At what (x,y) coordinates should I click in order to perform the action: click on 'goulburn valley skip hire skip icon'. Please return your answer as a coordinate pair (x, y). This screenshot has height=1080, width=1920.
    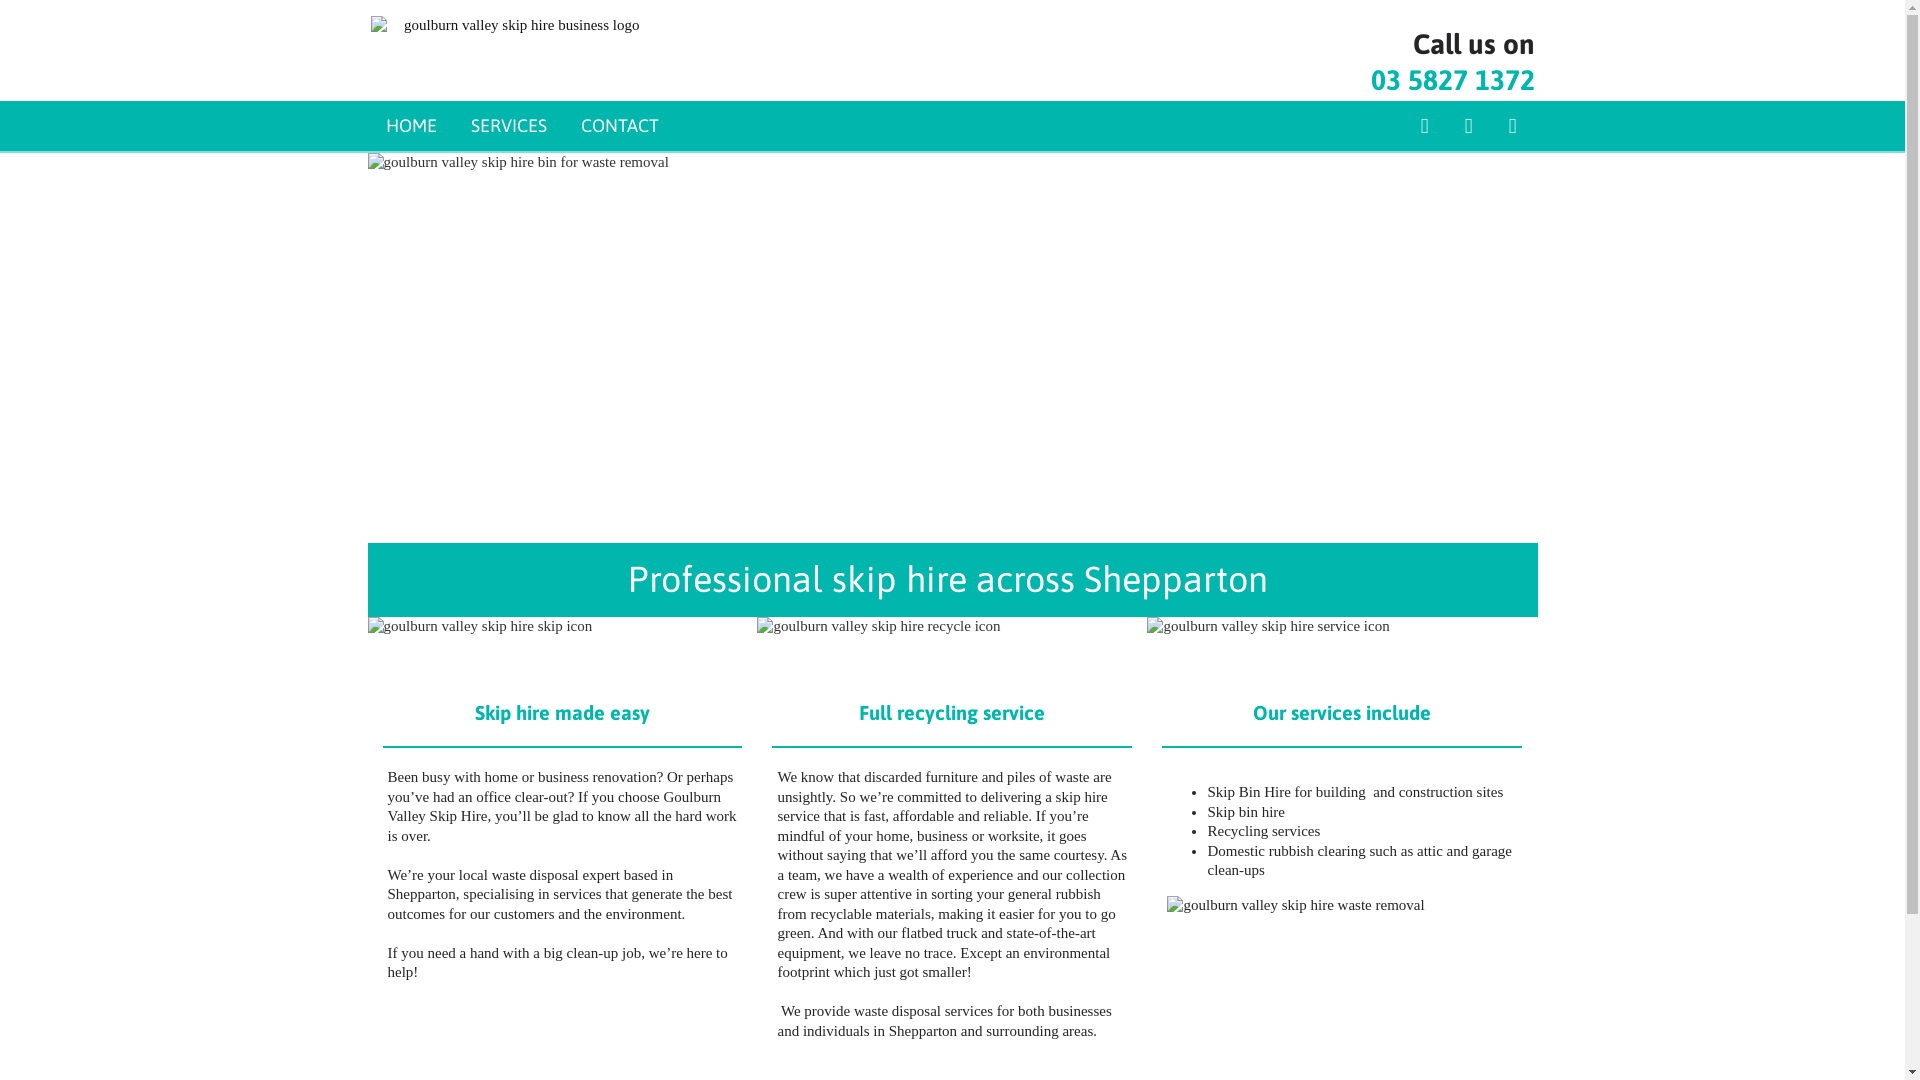
    Looking at the image, I should click on (561, 644).